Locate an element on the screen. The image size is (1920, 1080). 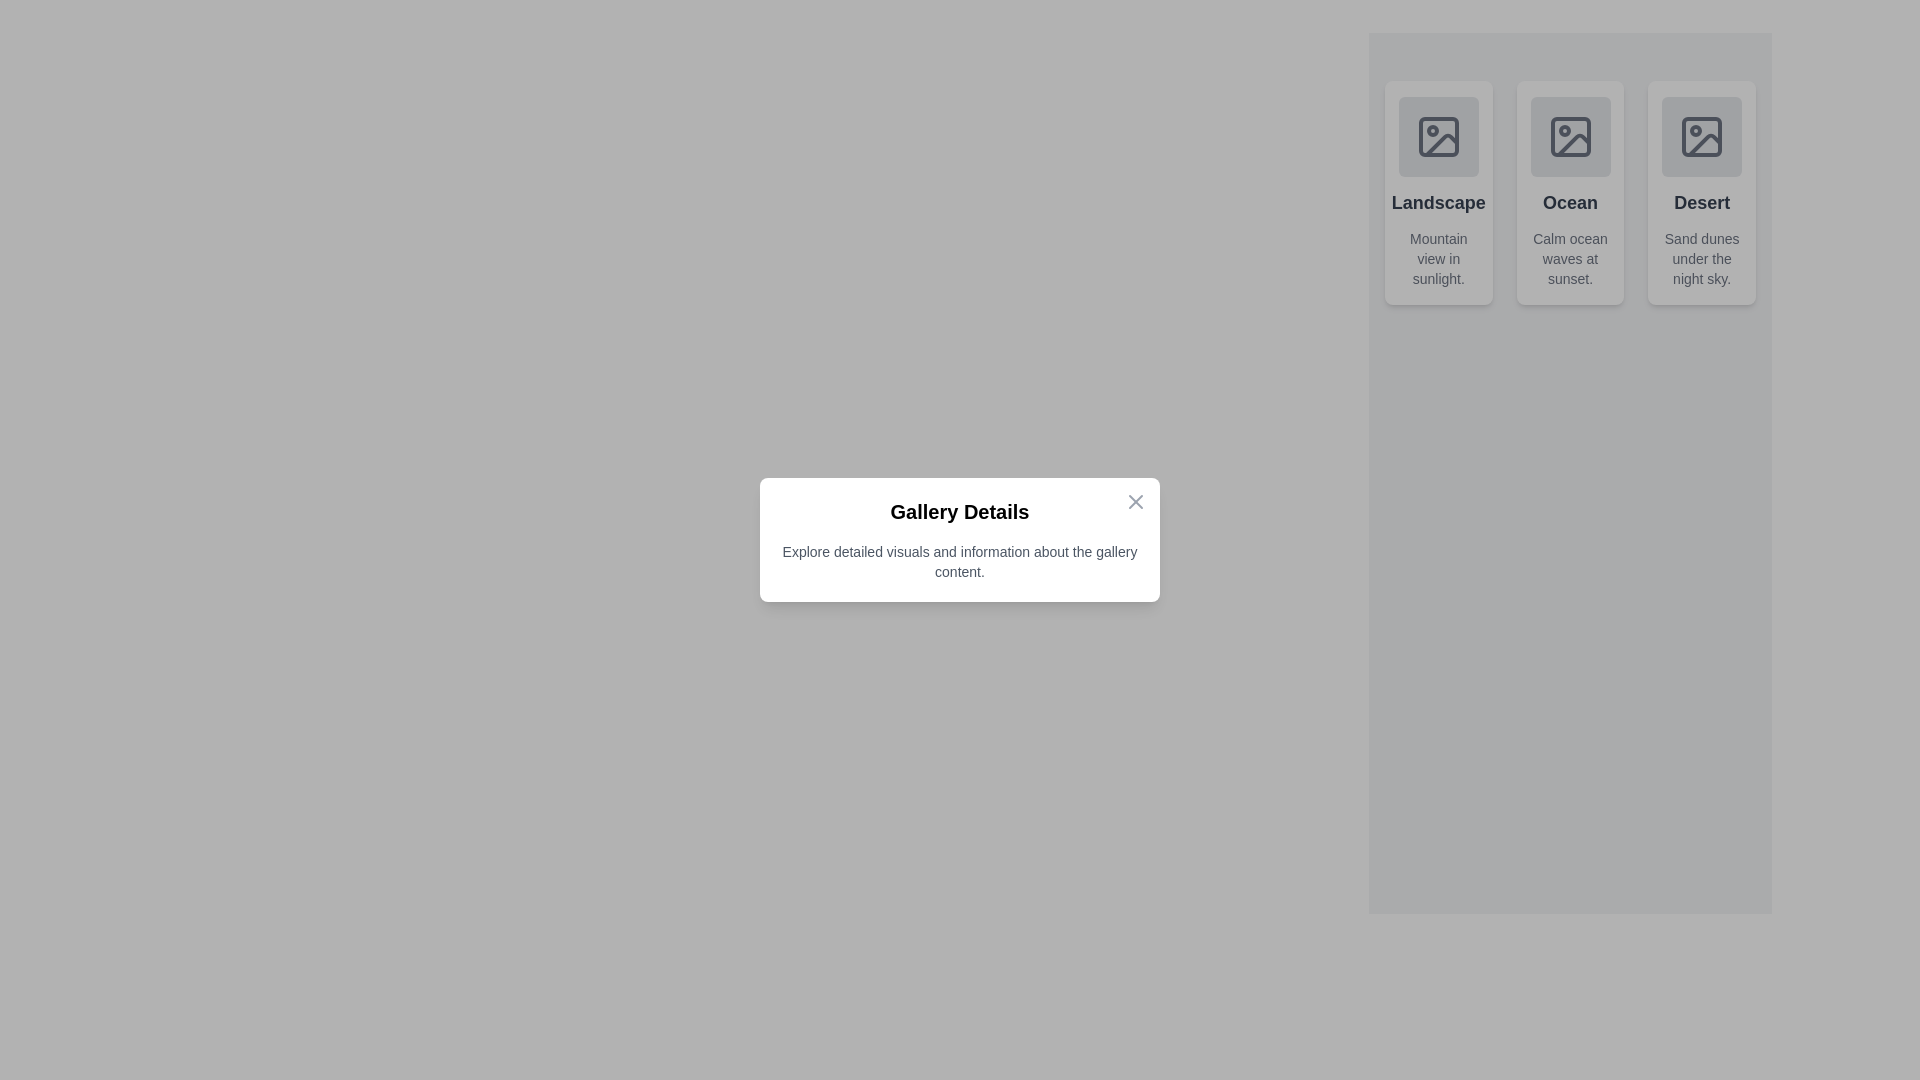
the decorative graphical element inside the image icon located in the bottom-right portion of the 'Landscape' card is located at coordinates (1441, 144).